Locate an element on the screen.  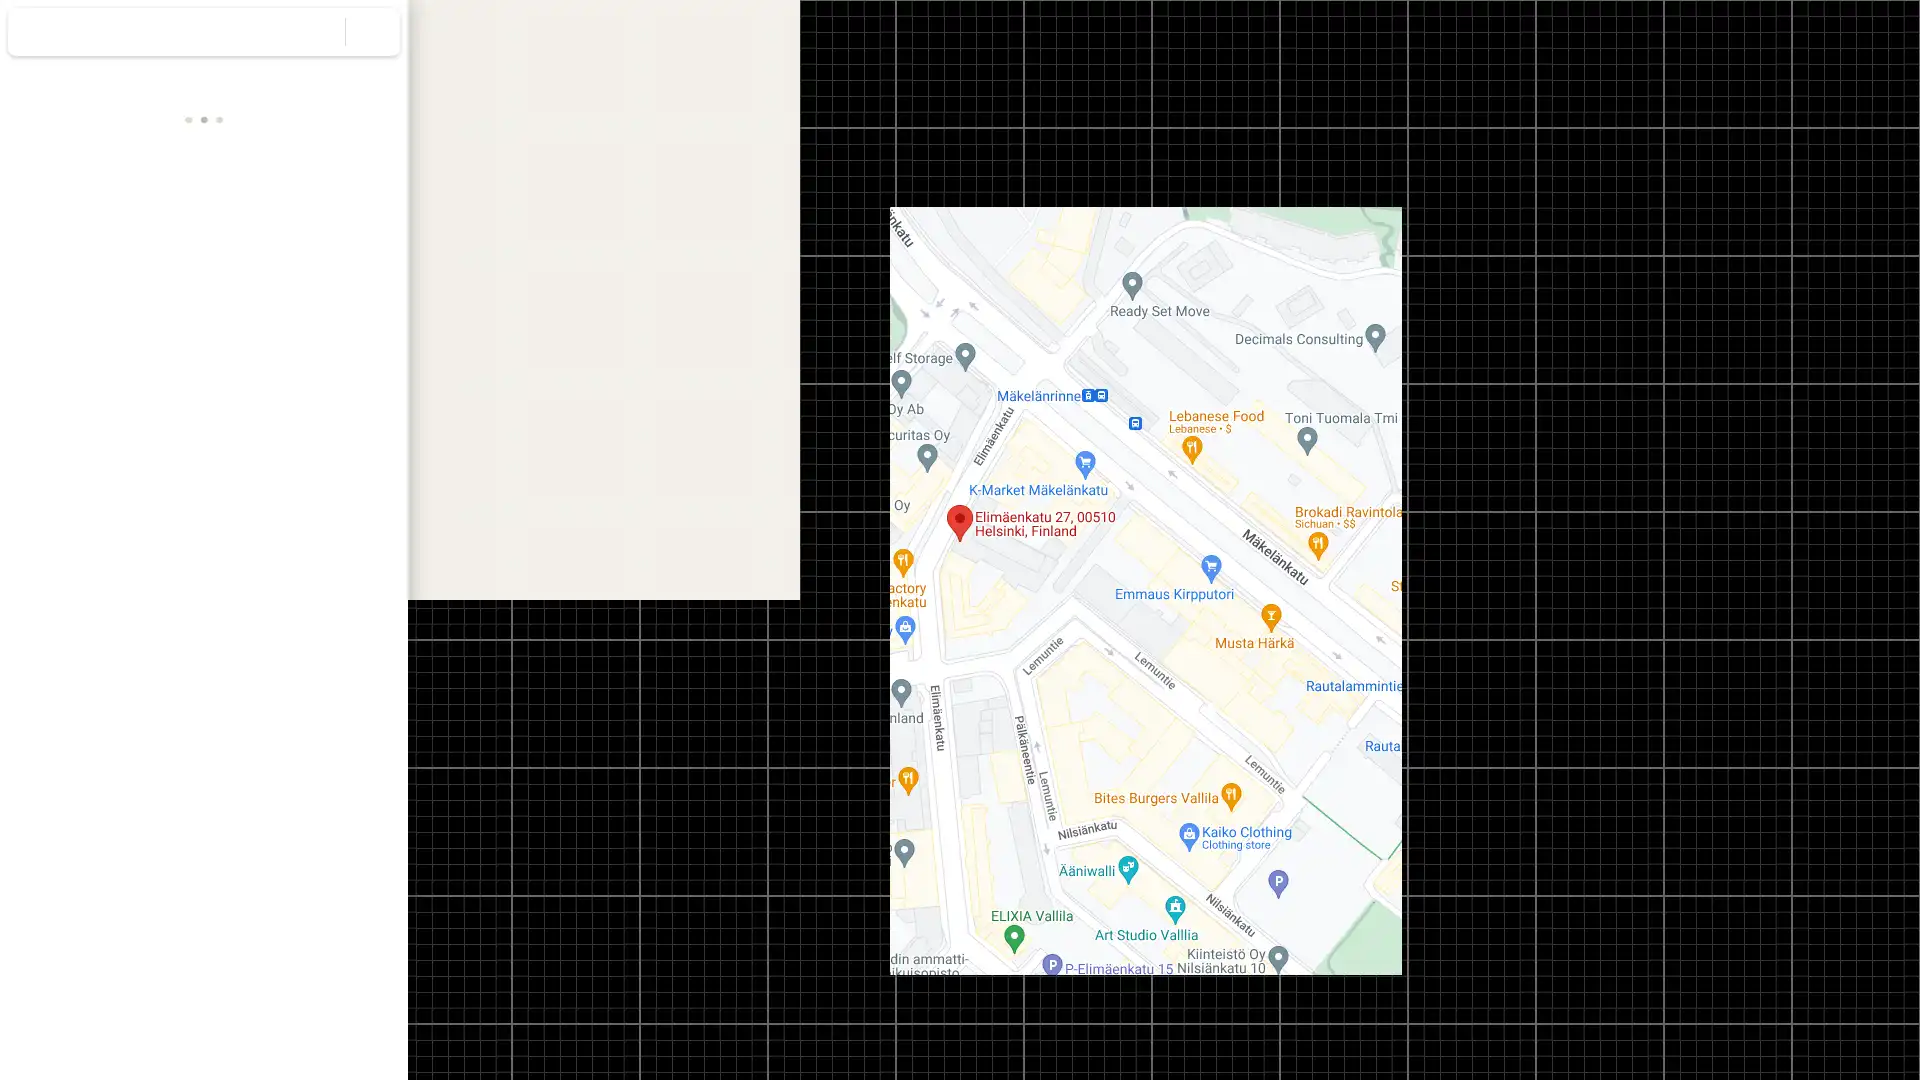
Search nearby Elimaenkatu 27 is located at coordinates (203, 342).